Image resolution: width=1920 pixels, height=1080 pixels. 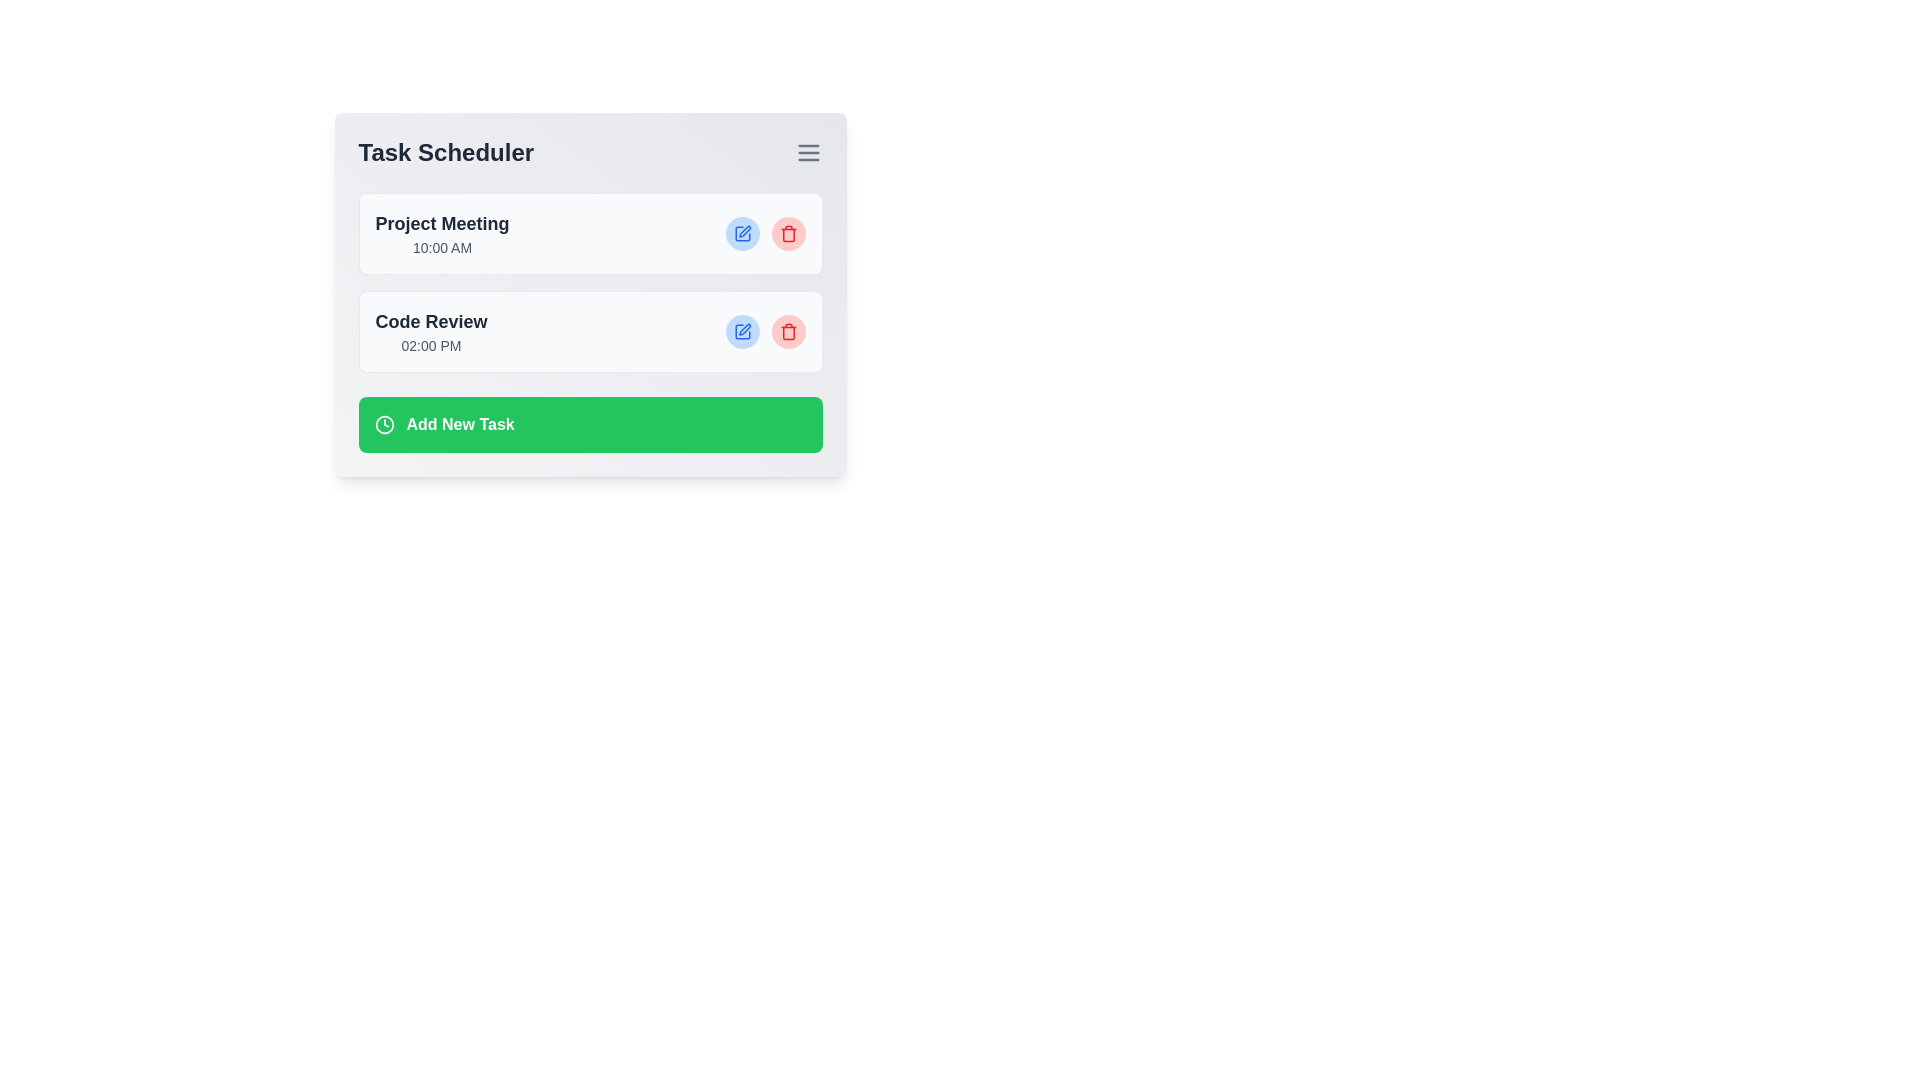 What do you see at coordinates (441, 233) in the screenshot?
I see `the first task item in the Task Scheduler panel named 'Project Meeting'` at bounding box center [441, 233].